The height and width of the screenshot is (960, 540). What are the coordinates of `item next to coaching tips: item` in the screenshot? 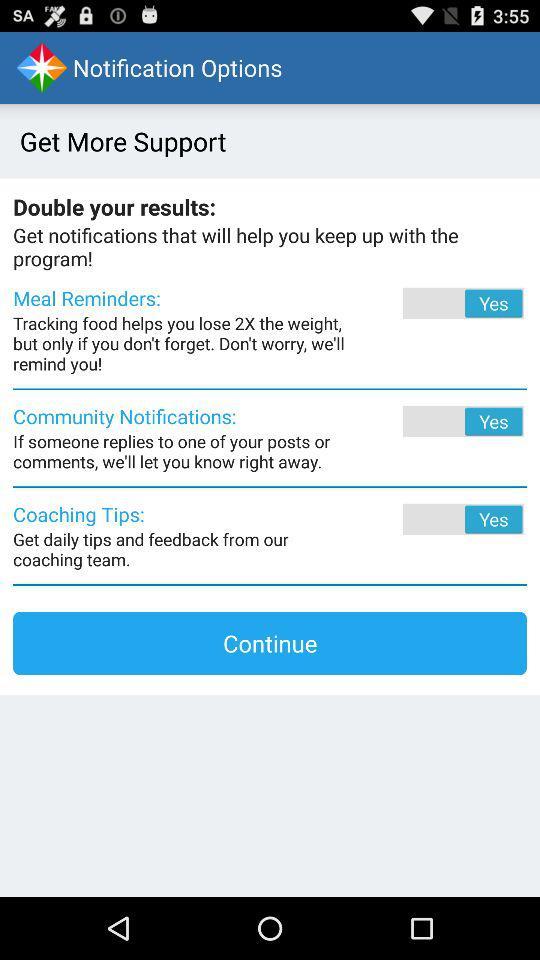 It's located at (435, 518).